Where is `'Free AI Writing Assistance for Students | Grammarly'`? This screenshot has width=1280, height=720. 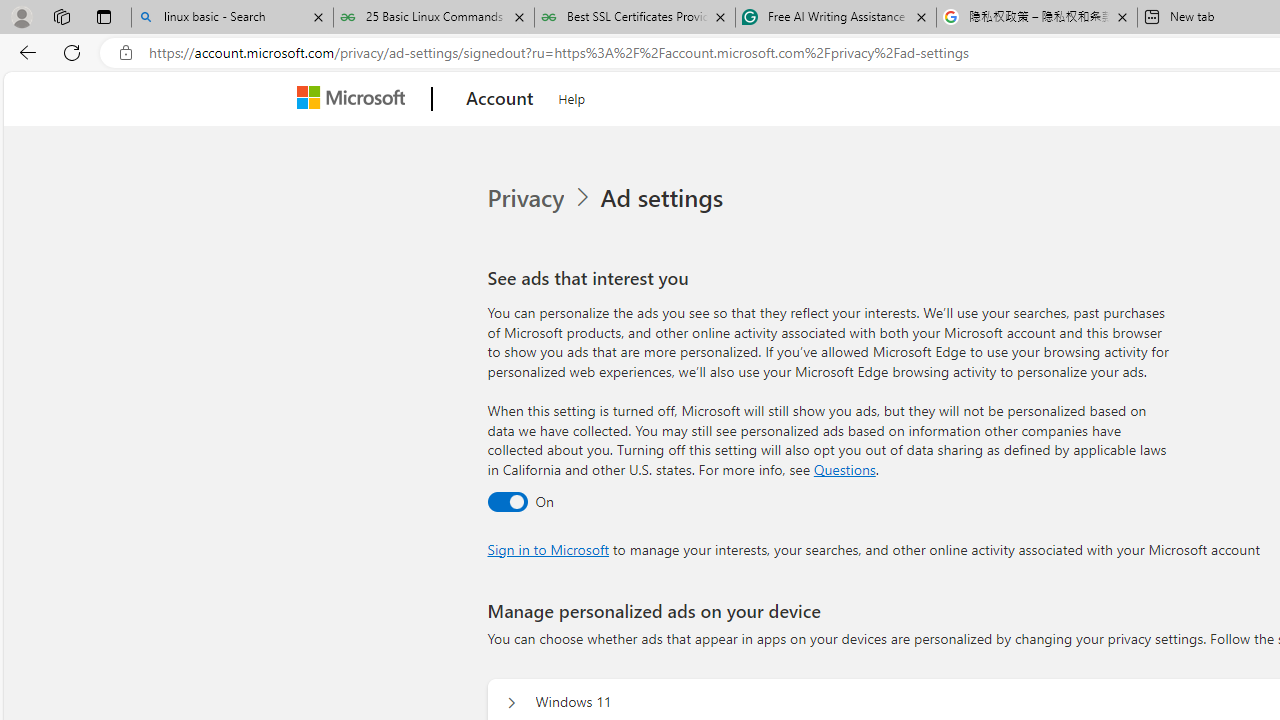
'Free AI Writing Assistance for Students | Grammarly' is located at coordinates (835, 17).